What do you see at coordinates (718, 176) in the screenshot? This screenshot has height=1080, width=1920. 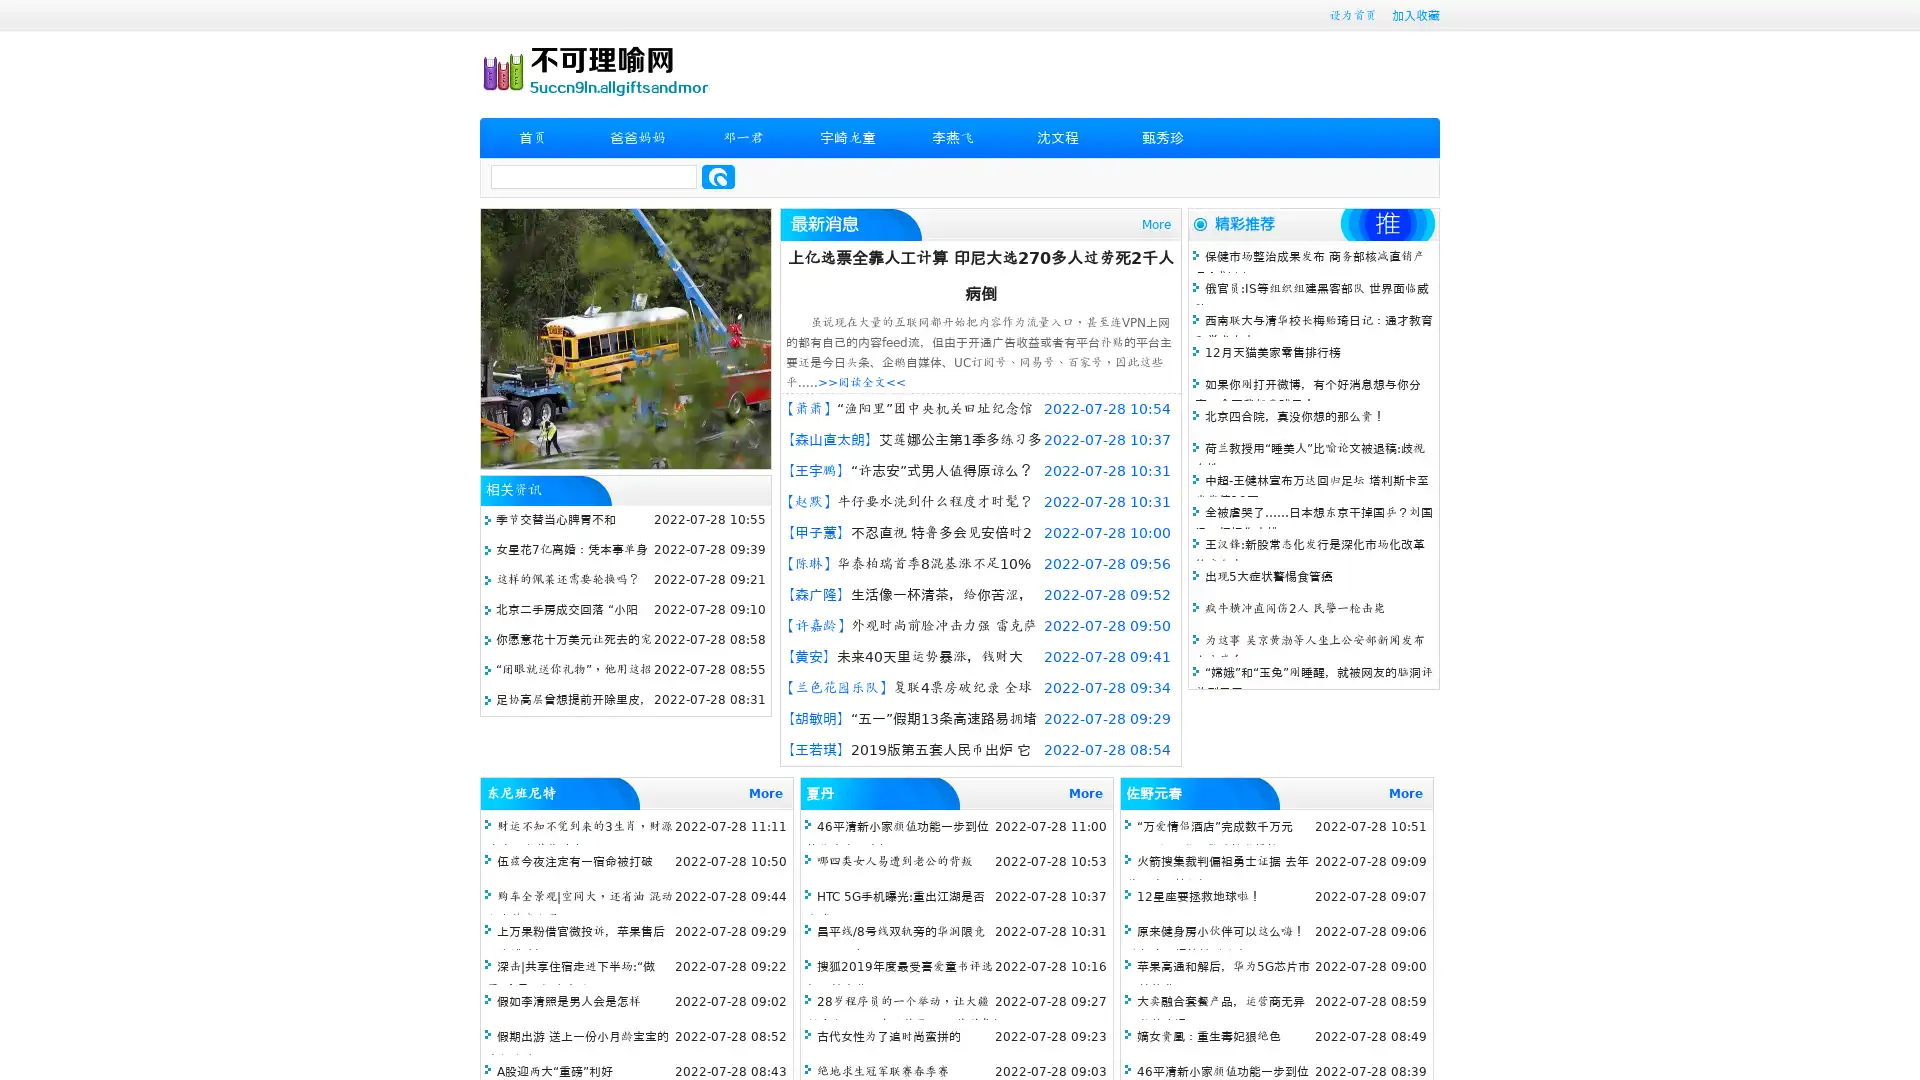 I see `Search` at bounding box center [718, 176].